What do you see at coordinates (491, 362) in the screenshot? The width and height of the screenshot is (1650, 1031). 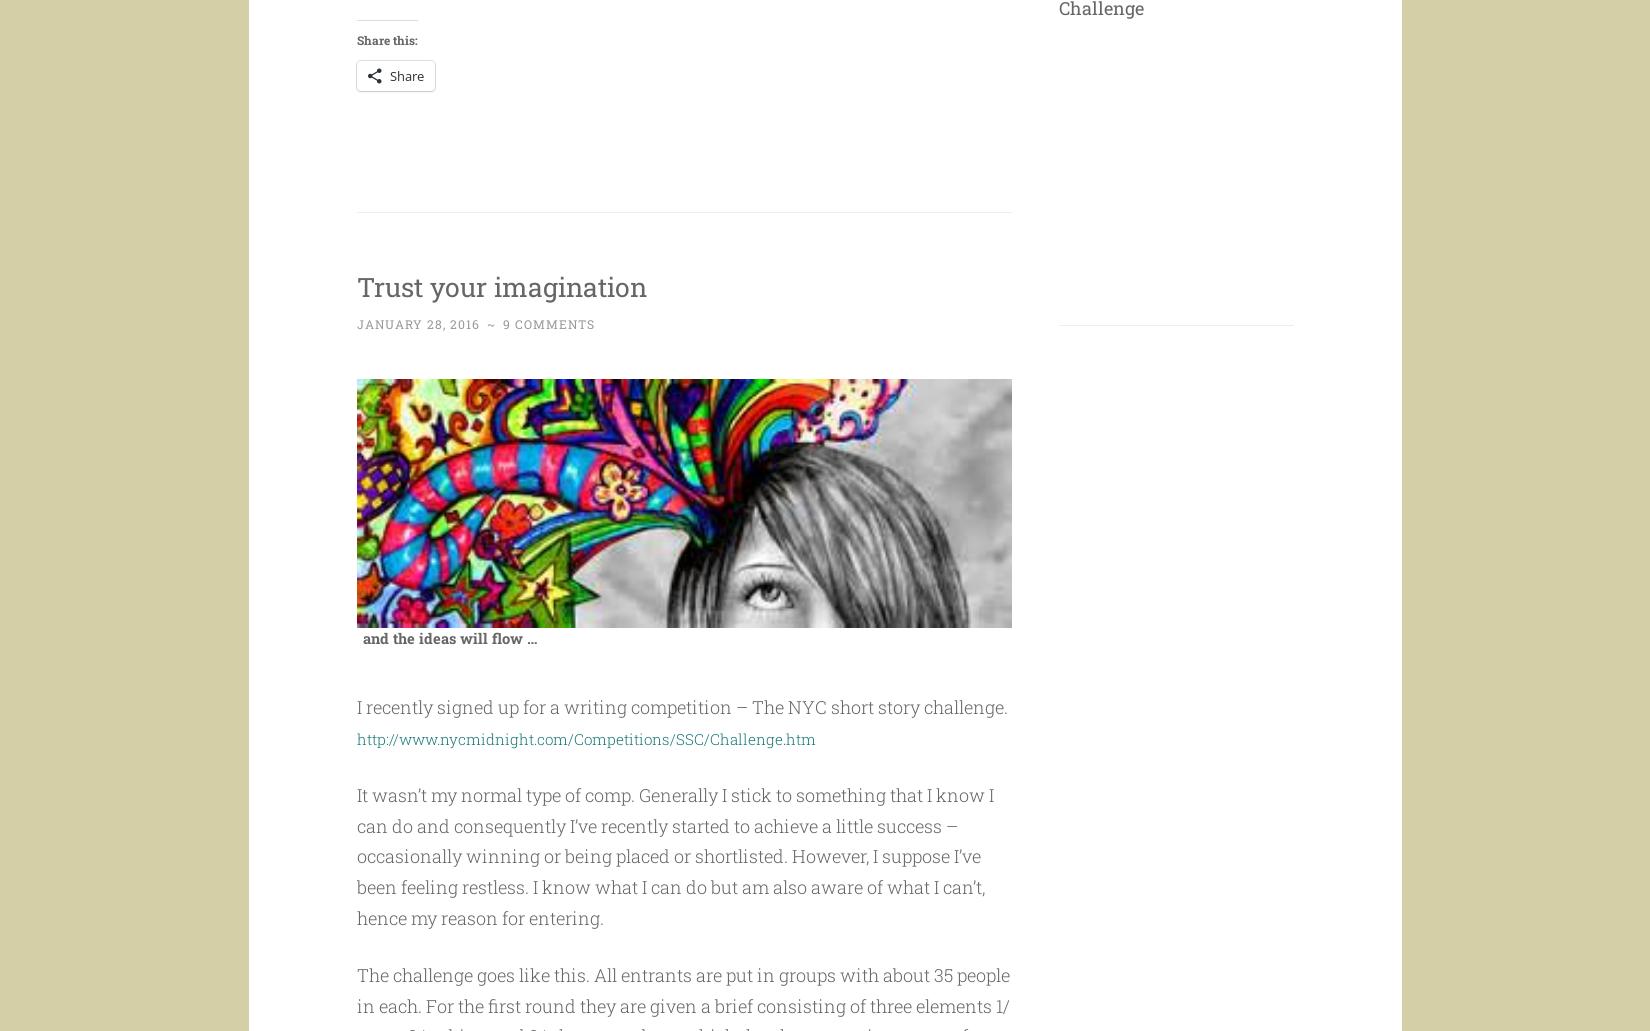 I see `'~'` at bounding box center [491, 362].